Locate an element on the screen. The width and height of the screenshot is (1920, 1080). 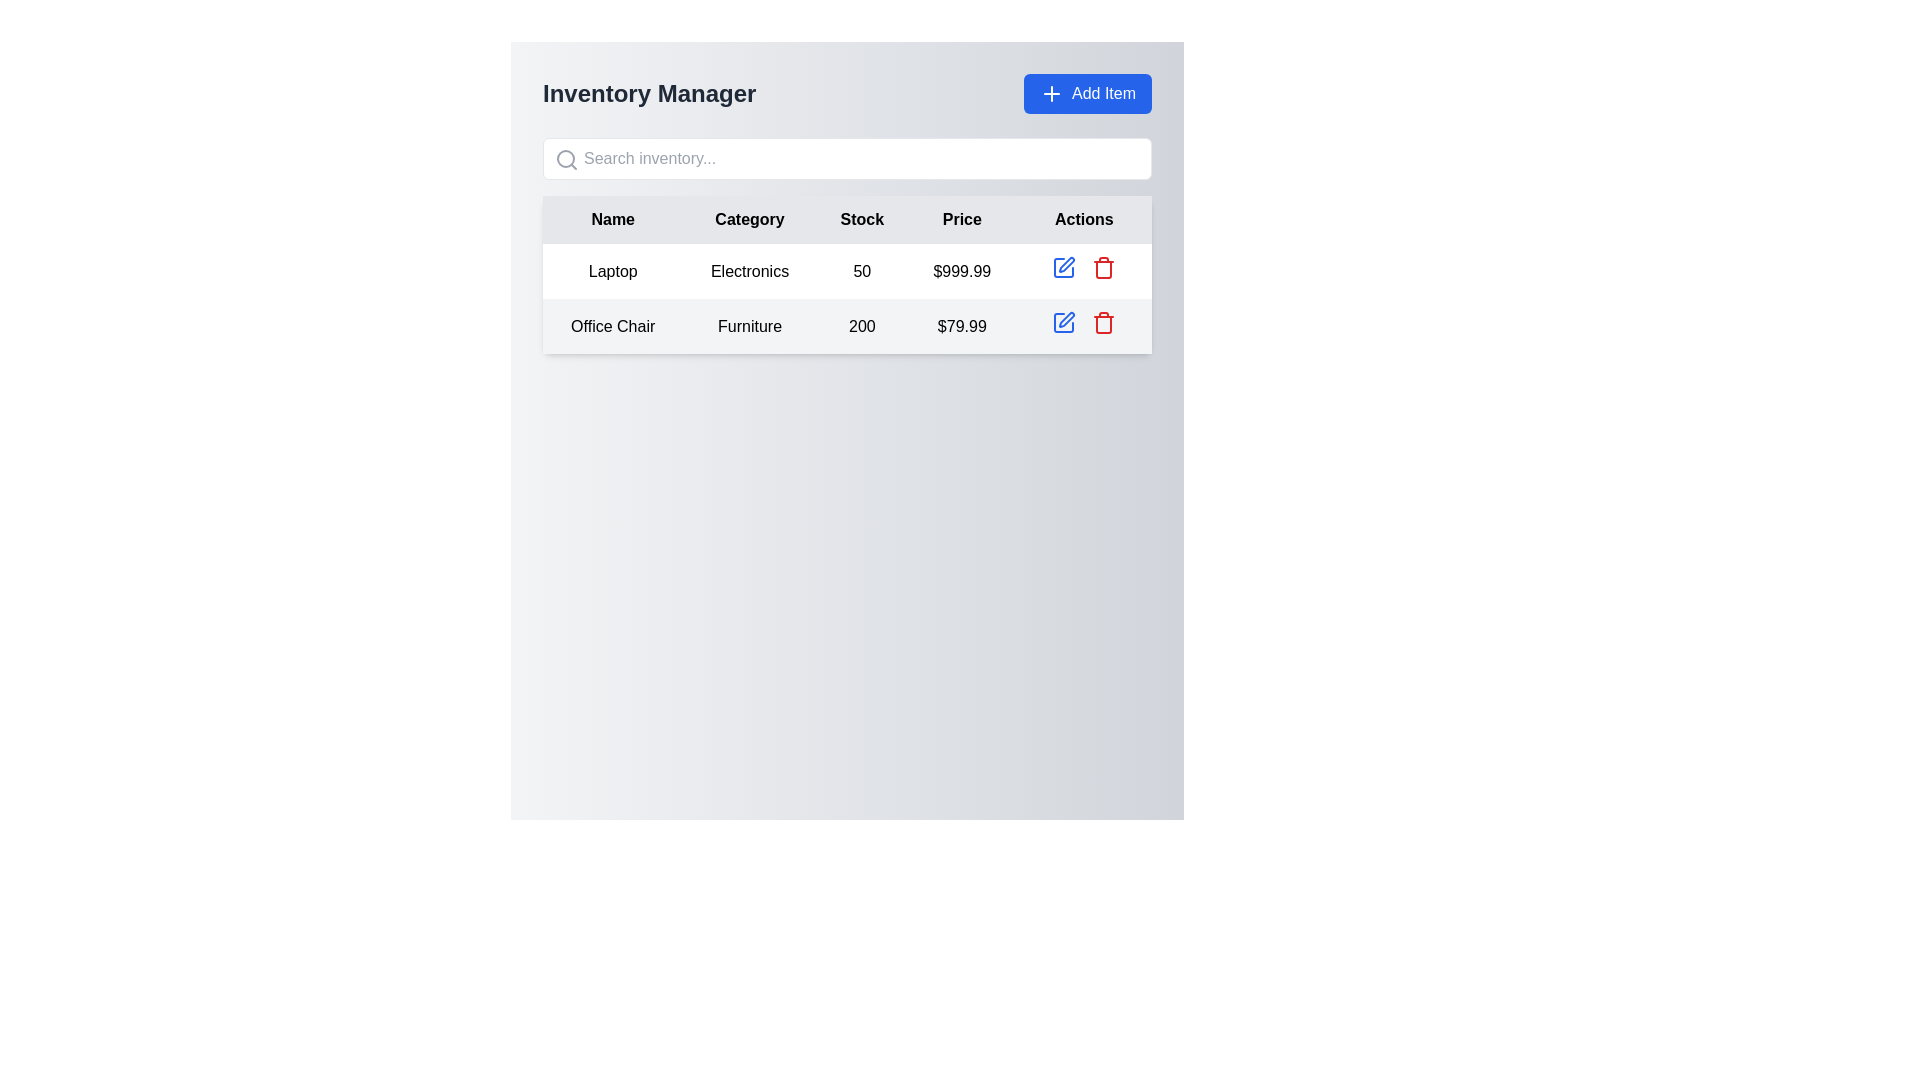
the delete button in the second row of the inventory table is located at coordinates (1103, 266).